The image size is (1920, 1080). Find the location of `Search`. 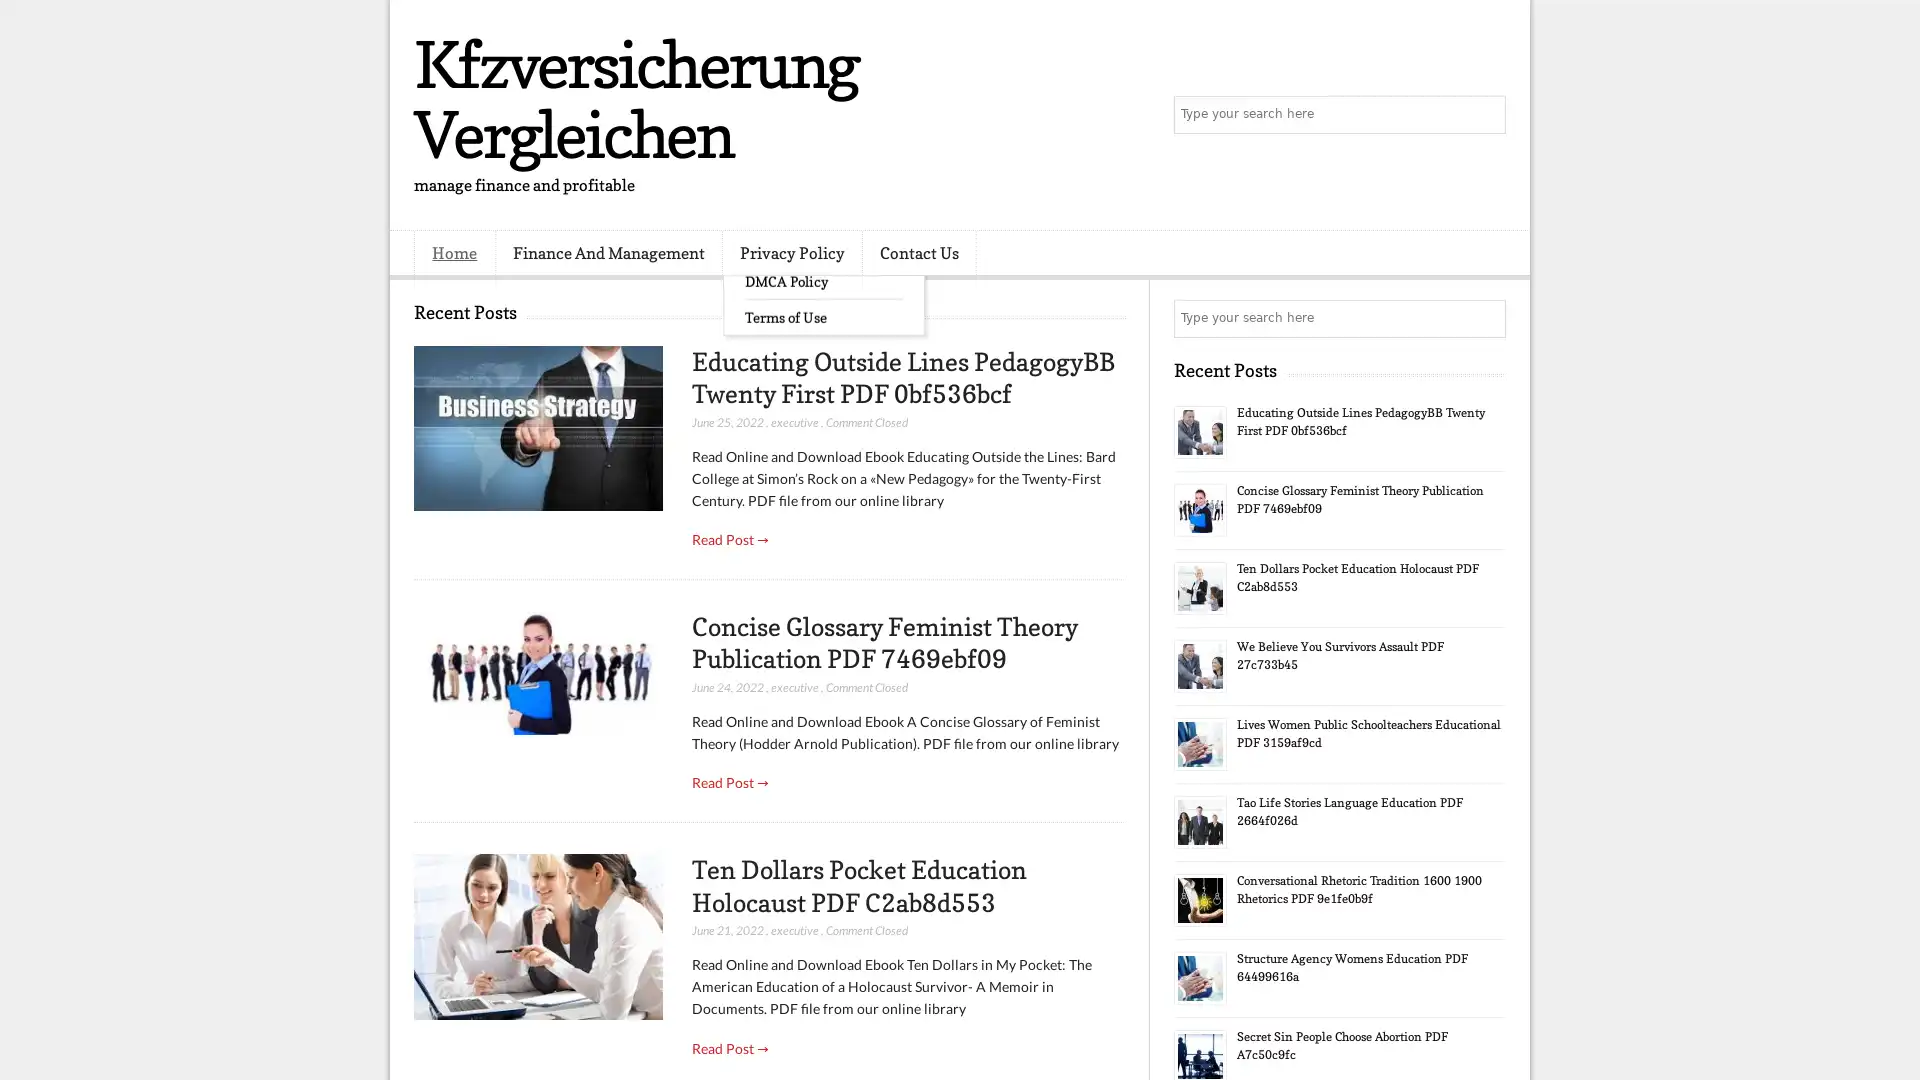

Search is located at coordinates (1485, 318).